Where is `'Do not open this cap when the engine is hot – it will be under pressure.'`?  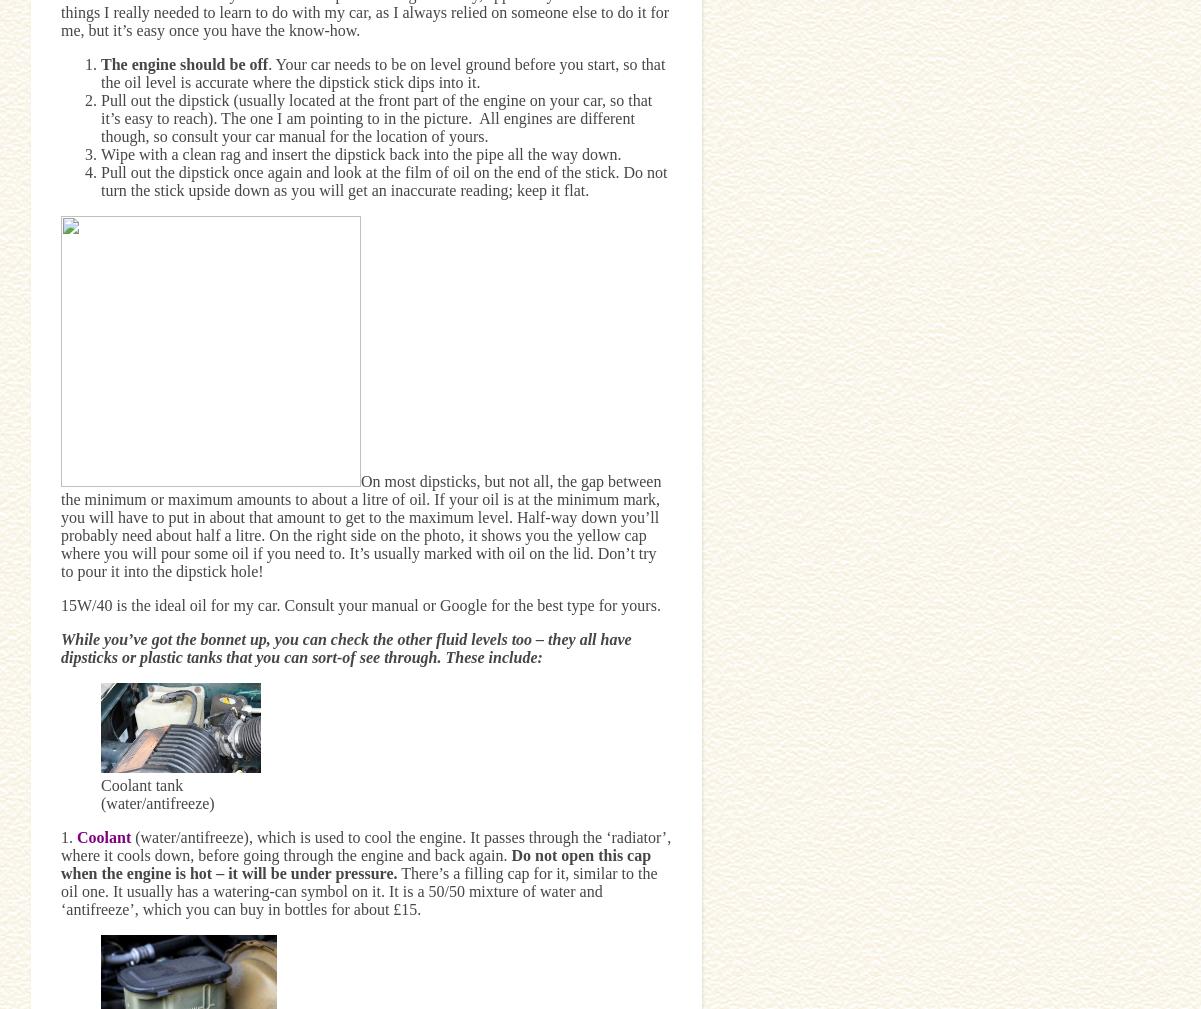
'Do not open this cap when the engine is hot – it will be under pressure.' is located at coordinates (354, 863).